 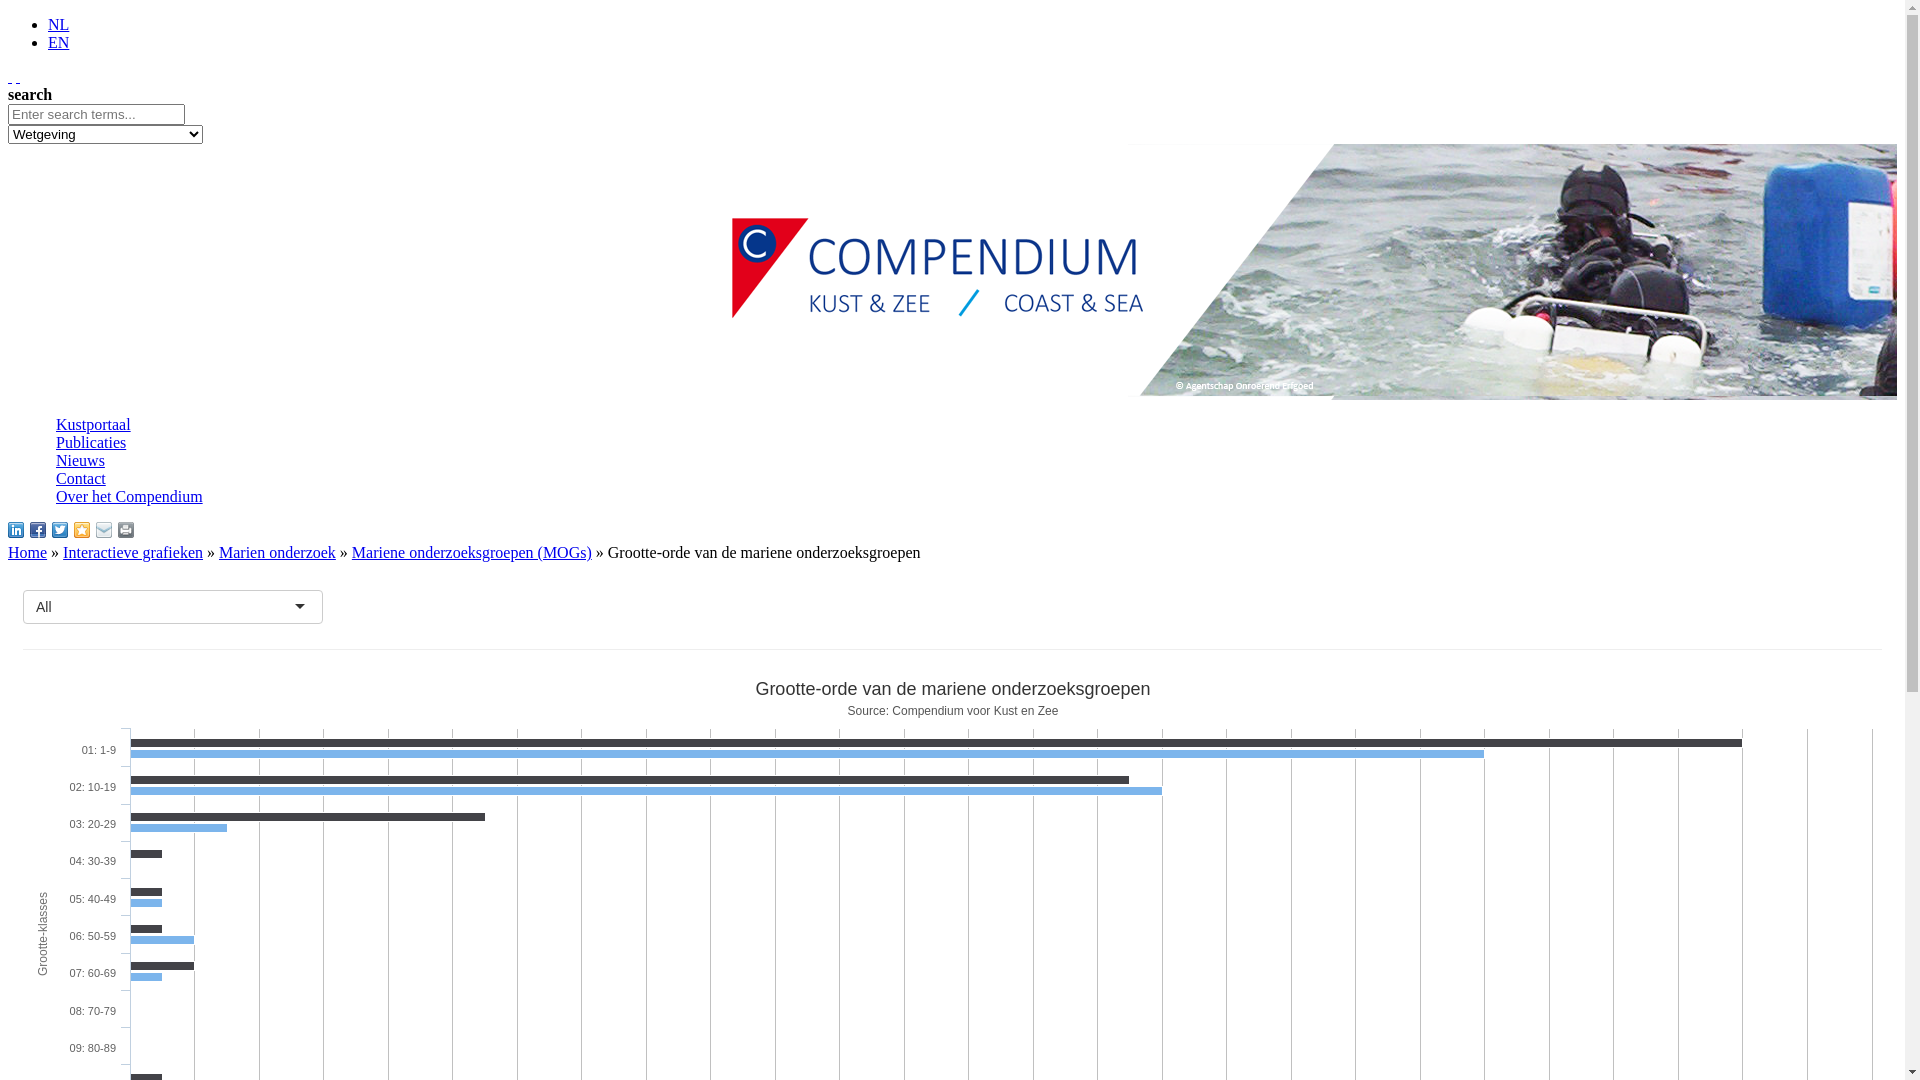 I want to click on 'Interactieve grafieken', so click(x=132, y=552).